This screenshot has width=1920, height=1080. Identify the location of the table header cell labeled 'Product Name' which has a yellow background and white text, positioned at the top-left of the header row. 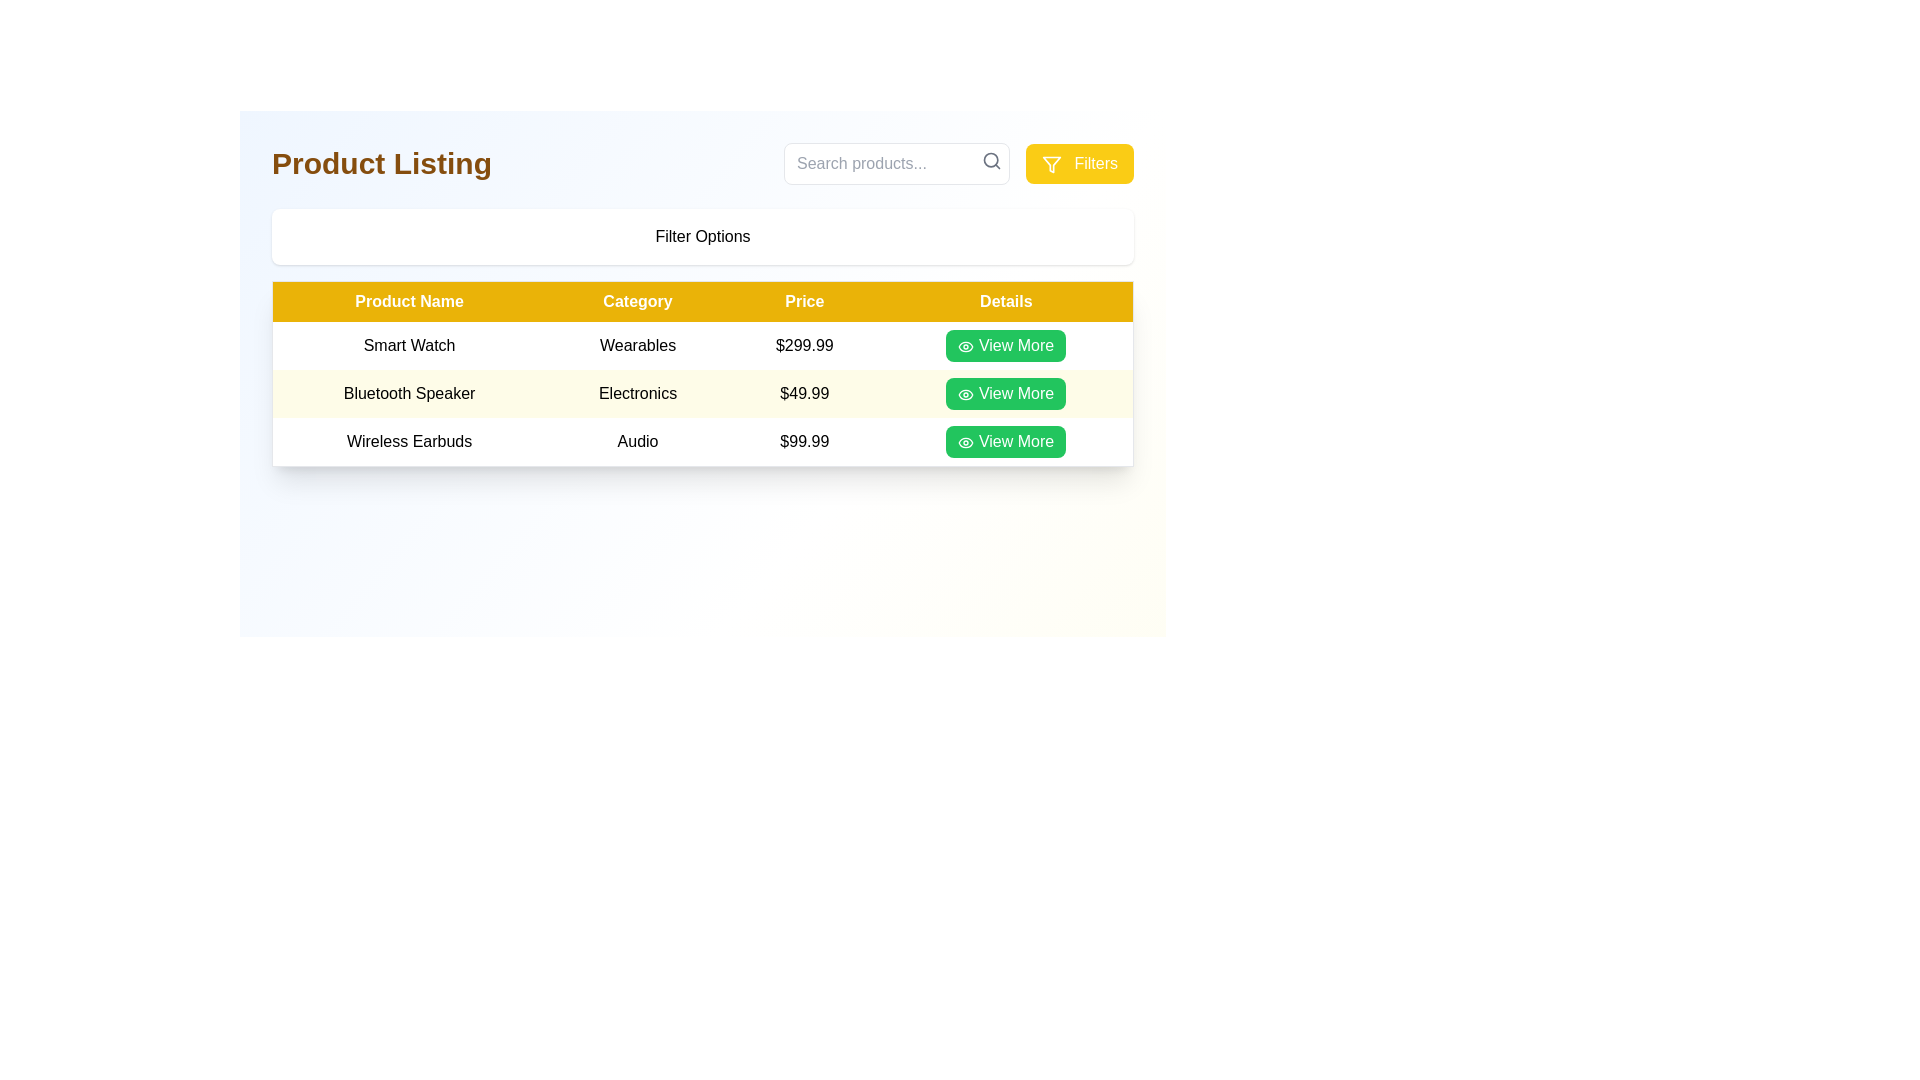
(408, 301).